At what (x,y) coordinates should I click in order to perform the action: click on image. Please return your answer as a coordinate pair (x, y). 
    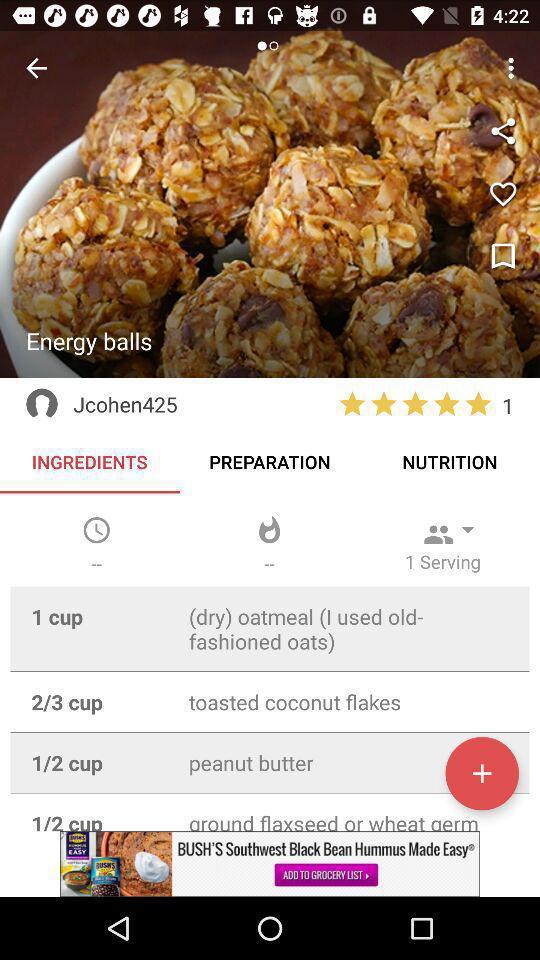
    Looking at the image, I should click on (502, 256).